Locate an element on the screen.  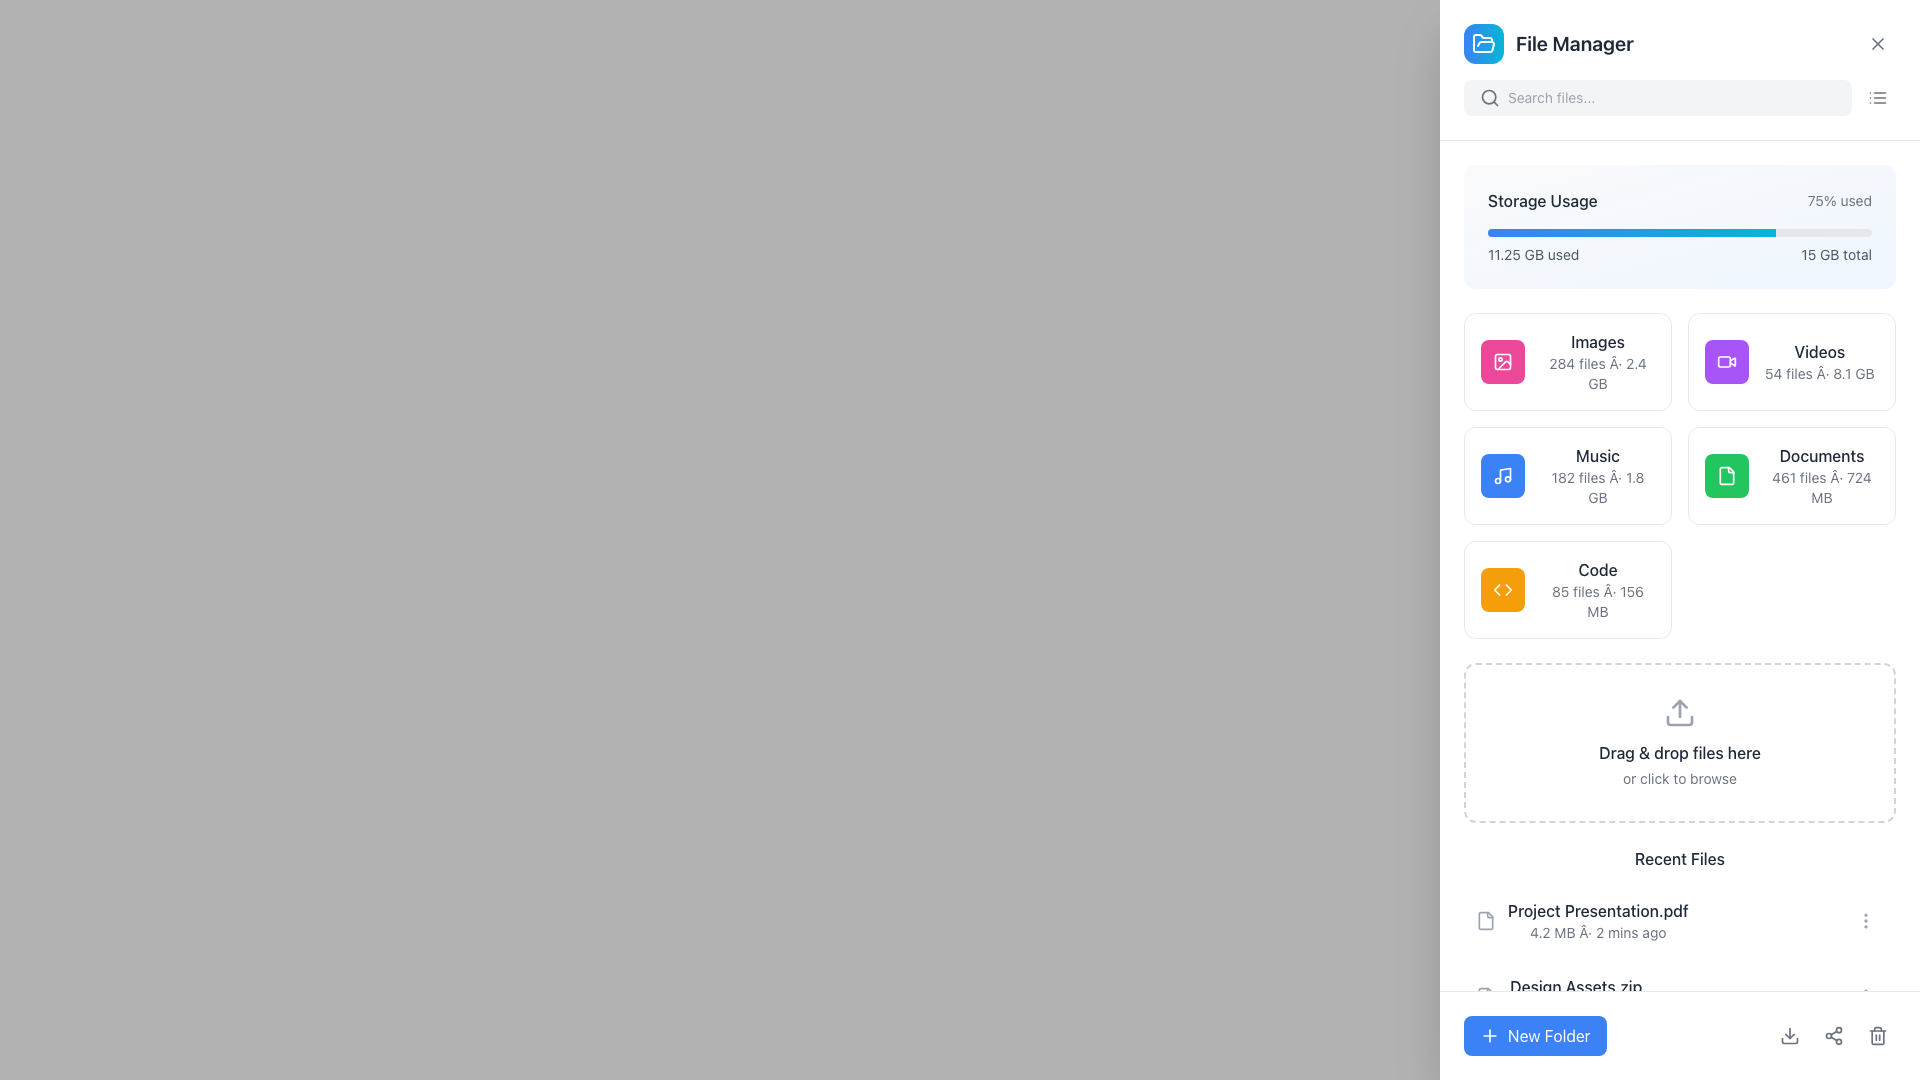
text label indicating the 'Code' file category, which is positioned at the top of the file type cards section, beneath 'Music' and 'Documents' is located at coordinates (1597, 570).